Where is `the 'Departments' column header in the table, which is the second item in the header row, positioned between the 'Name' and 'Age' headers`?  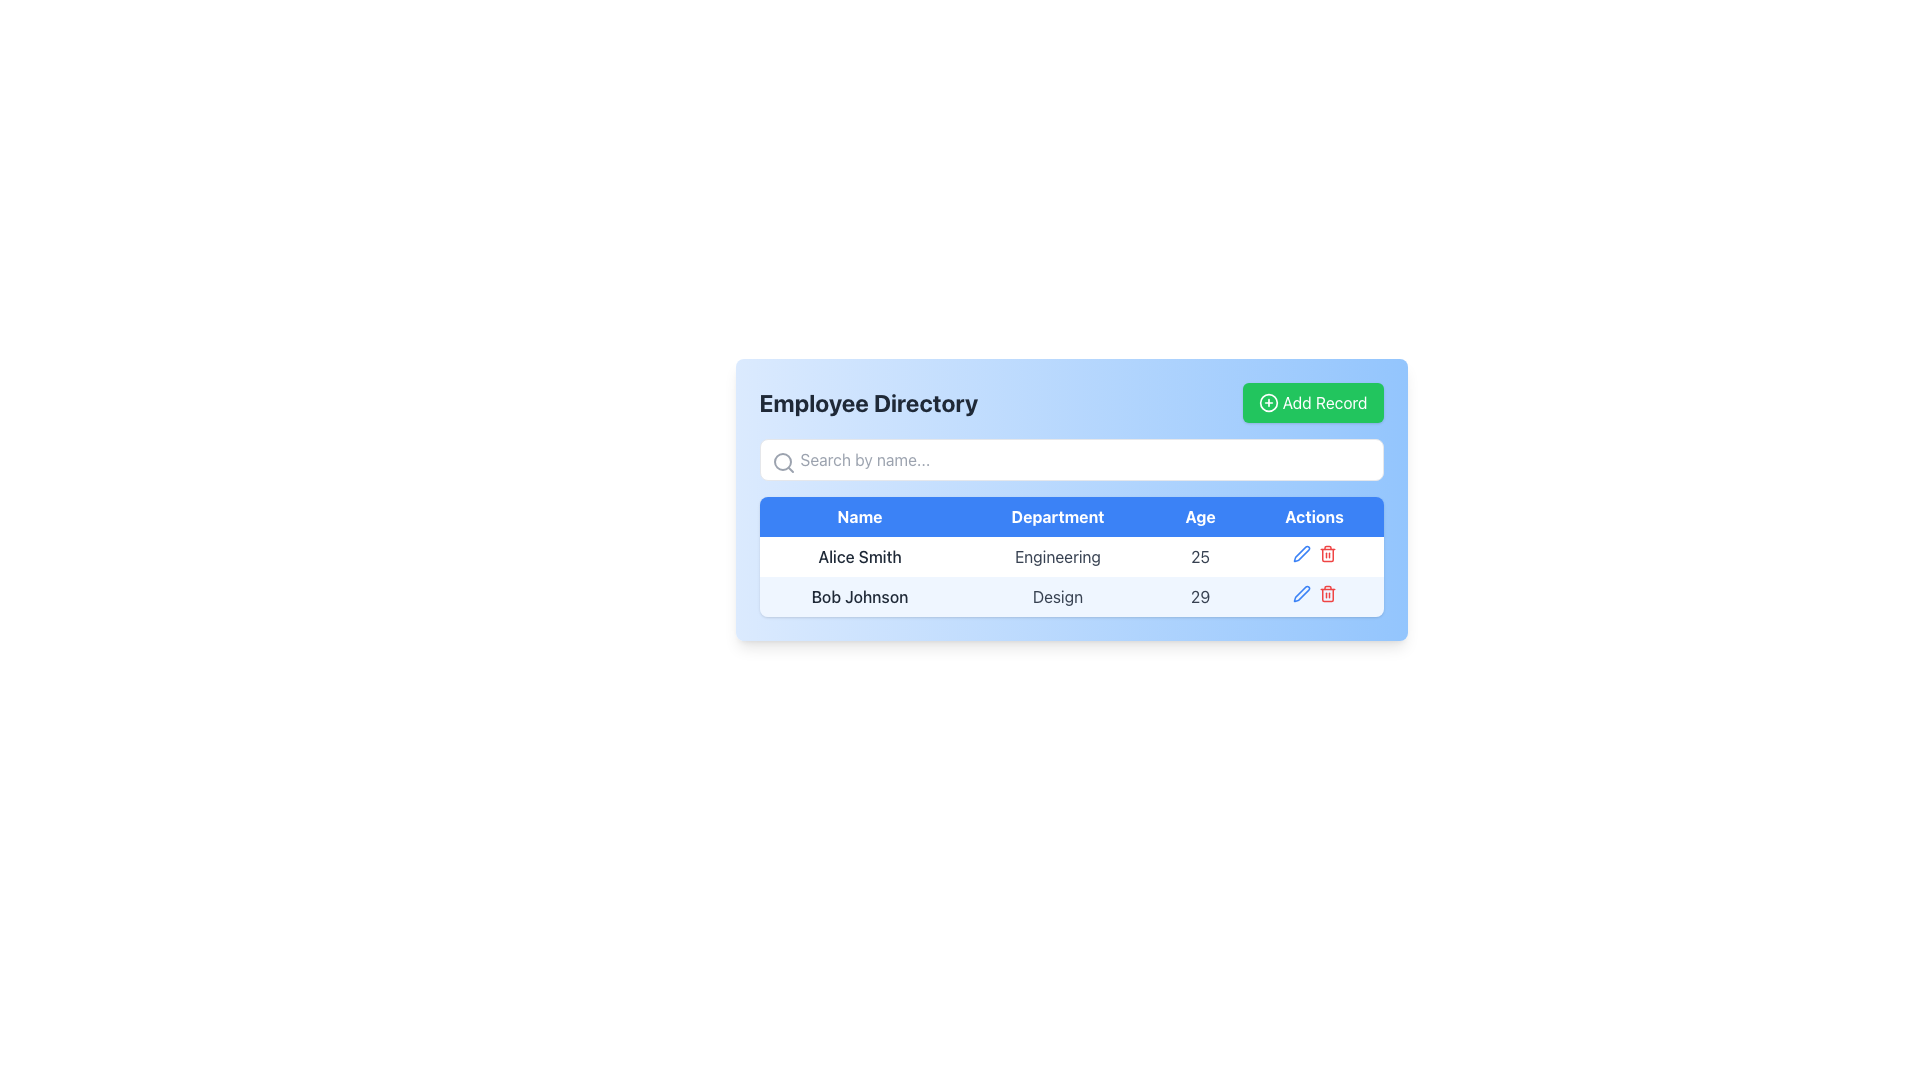
the 'Departments' column header in the table, which is the second item in the header row, positioned between the 'Name' and 'Age' headers is located at coordinates (1056, 515).